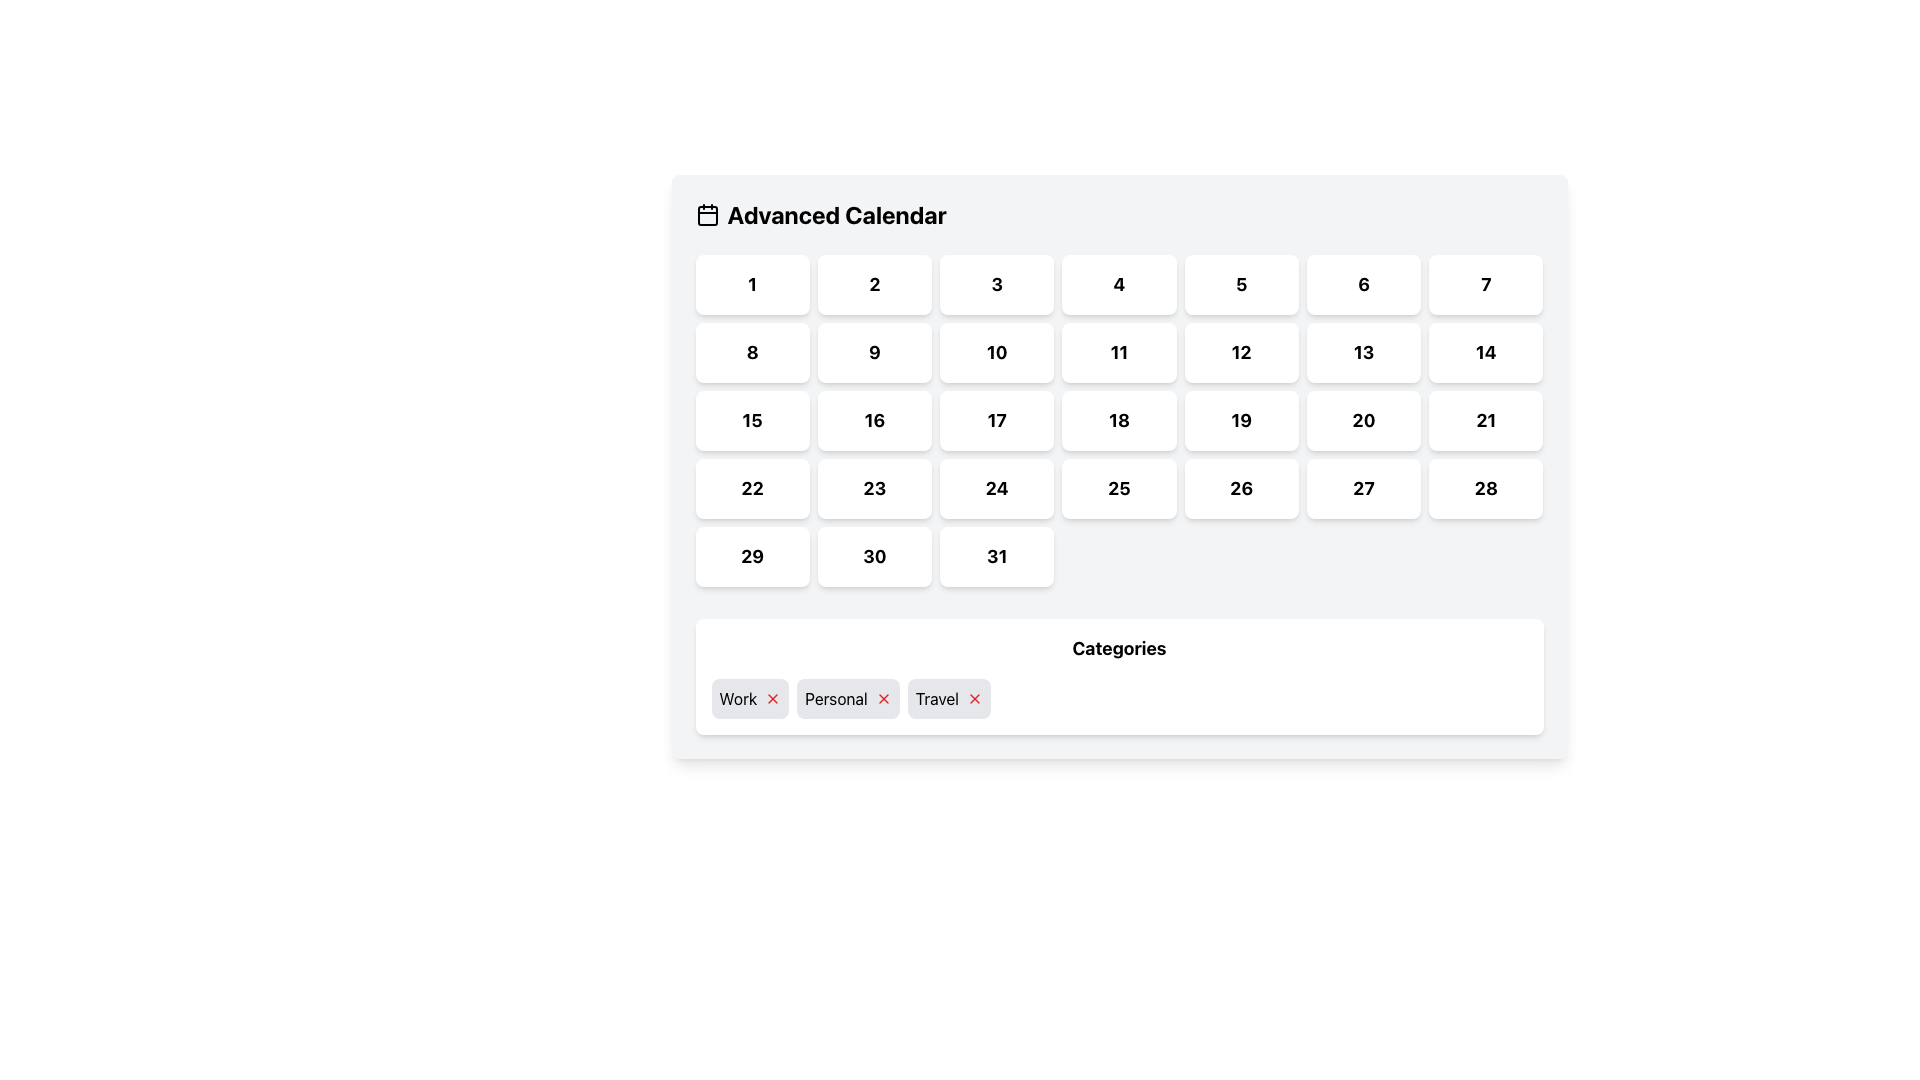 The width and height of the screenshot is (1920, 1080). What do you see at coordinates (874, 351) in the screenshot?
I see `the text label representing the number '9' in the calendar interface, located in the third row, second column of the grid` at bounding box center [874, 351].